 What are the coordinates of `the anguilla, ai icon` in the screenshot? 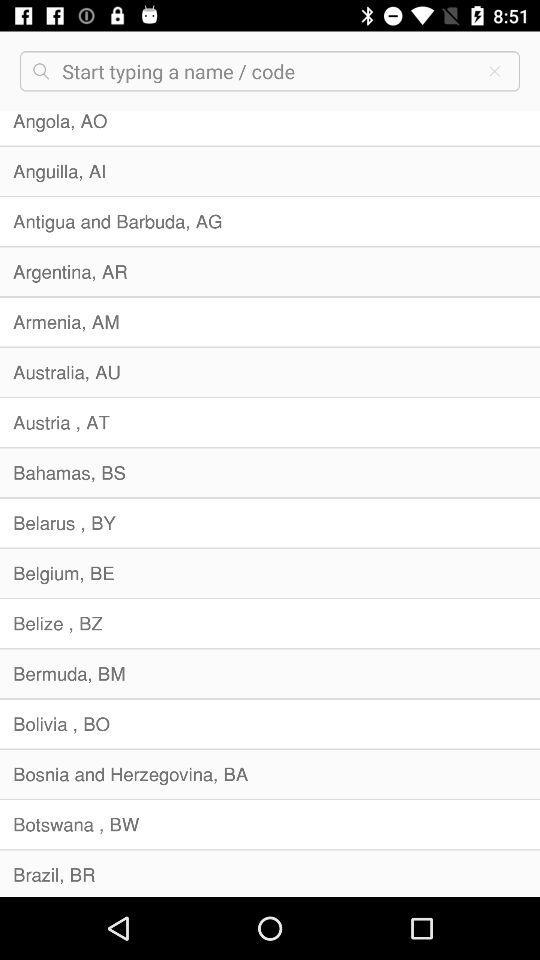 It's located at (270, 170).